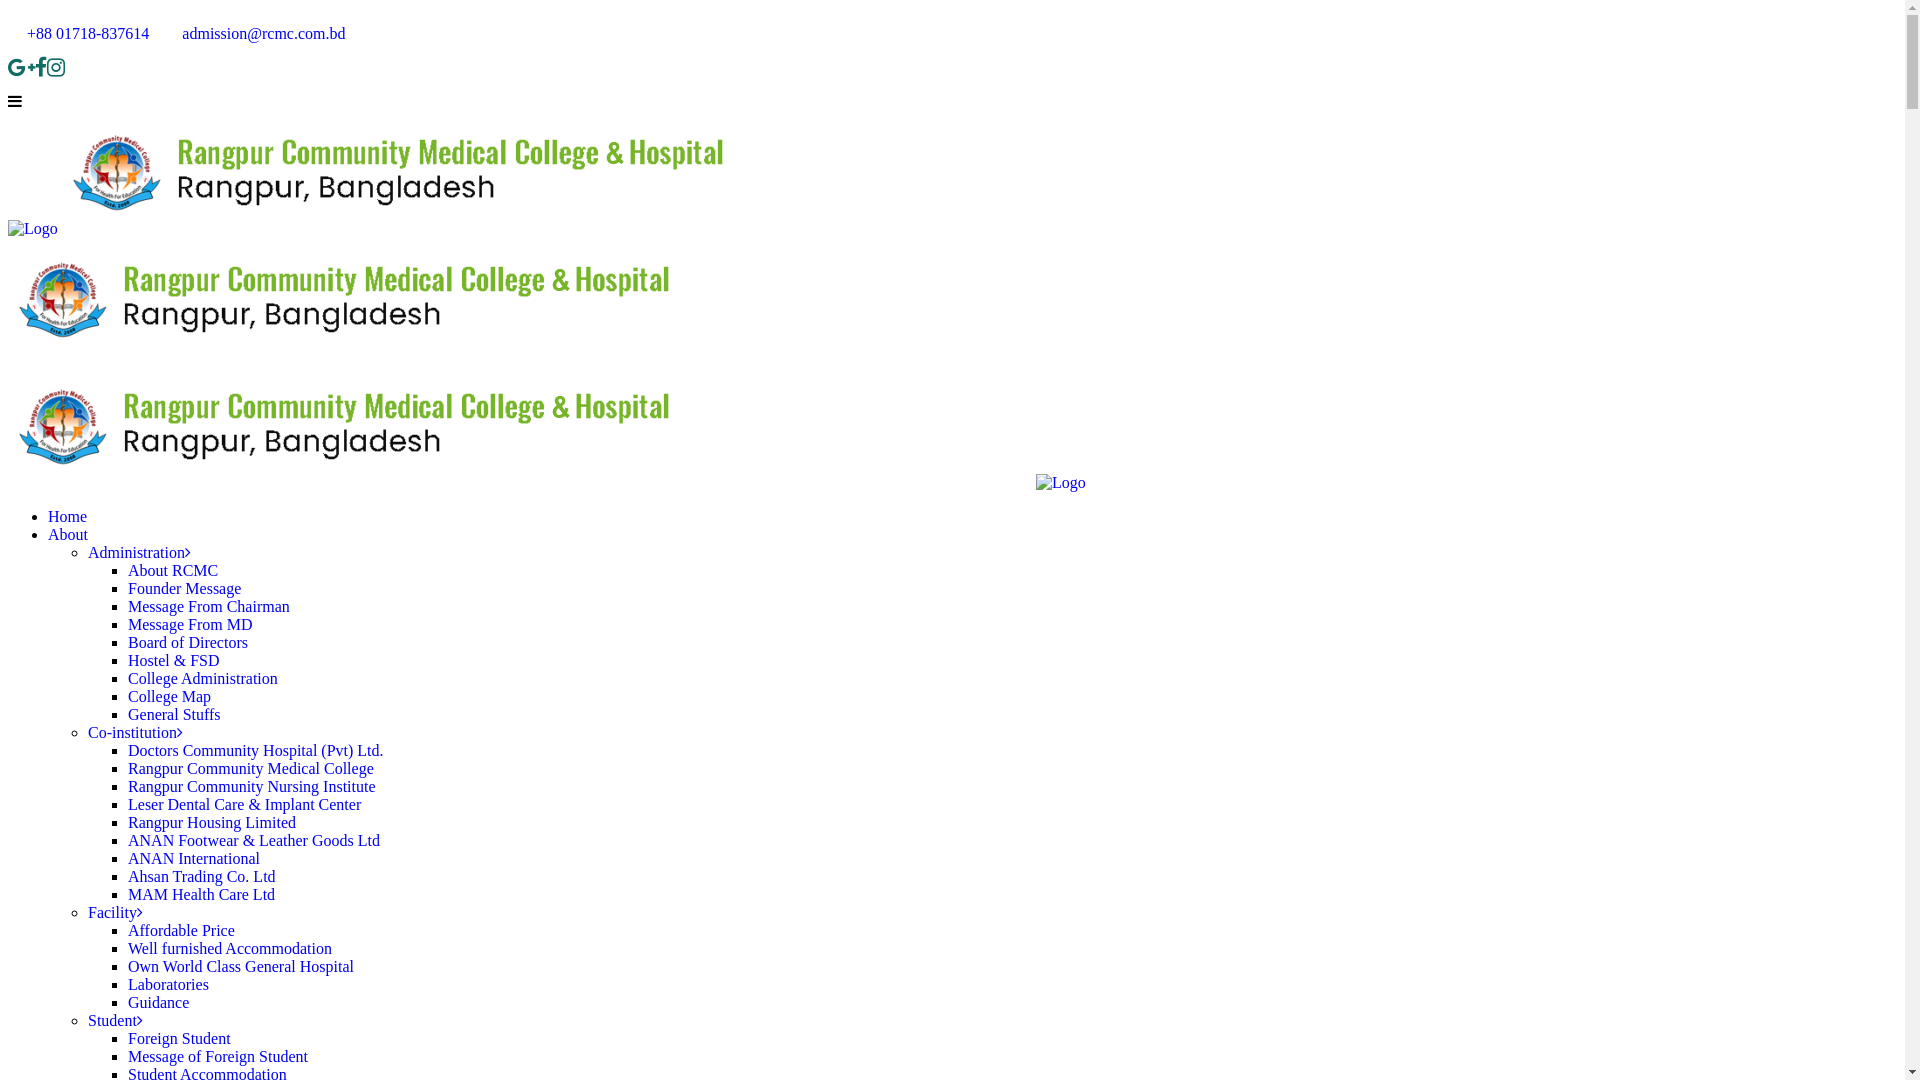 This screenshot has height=1080, width=1920. I want to click on 'admission@rcmc.com.bd', so click(253, 33).